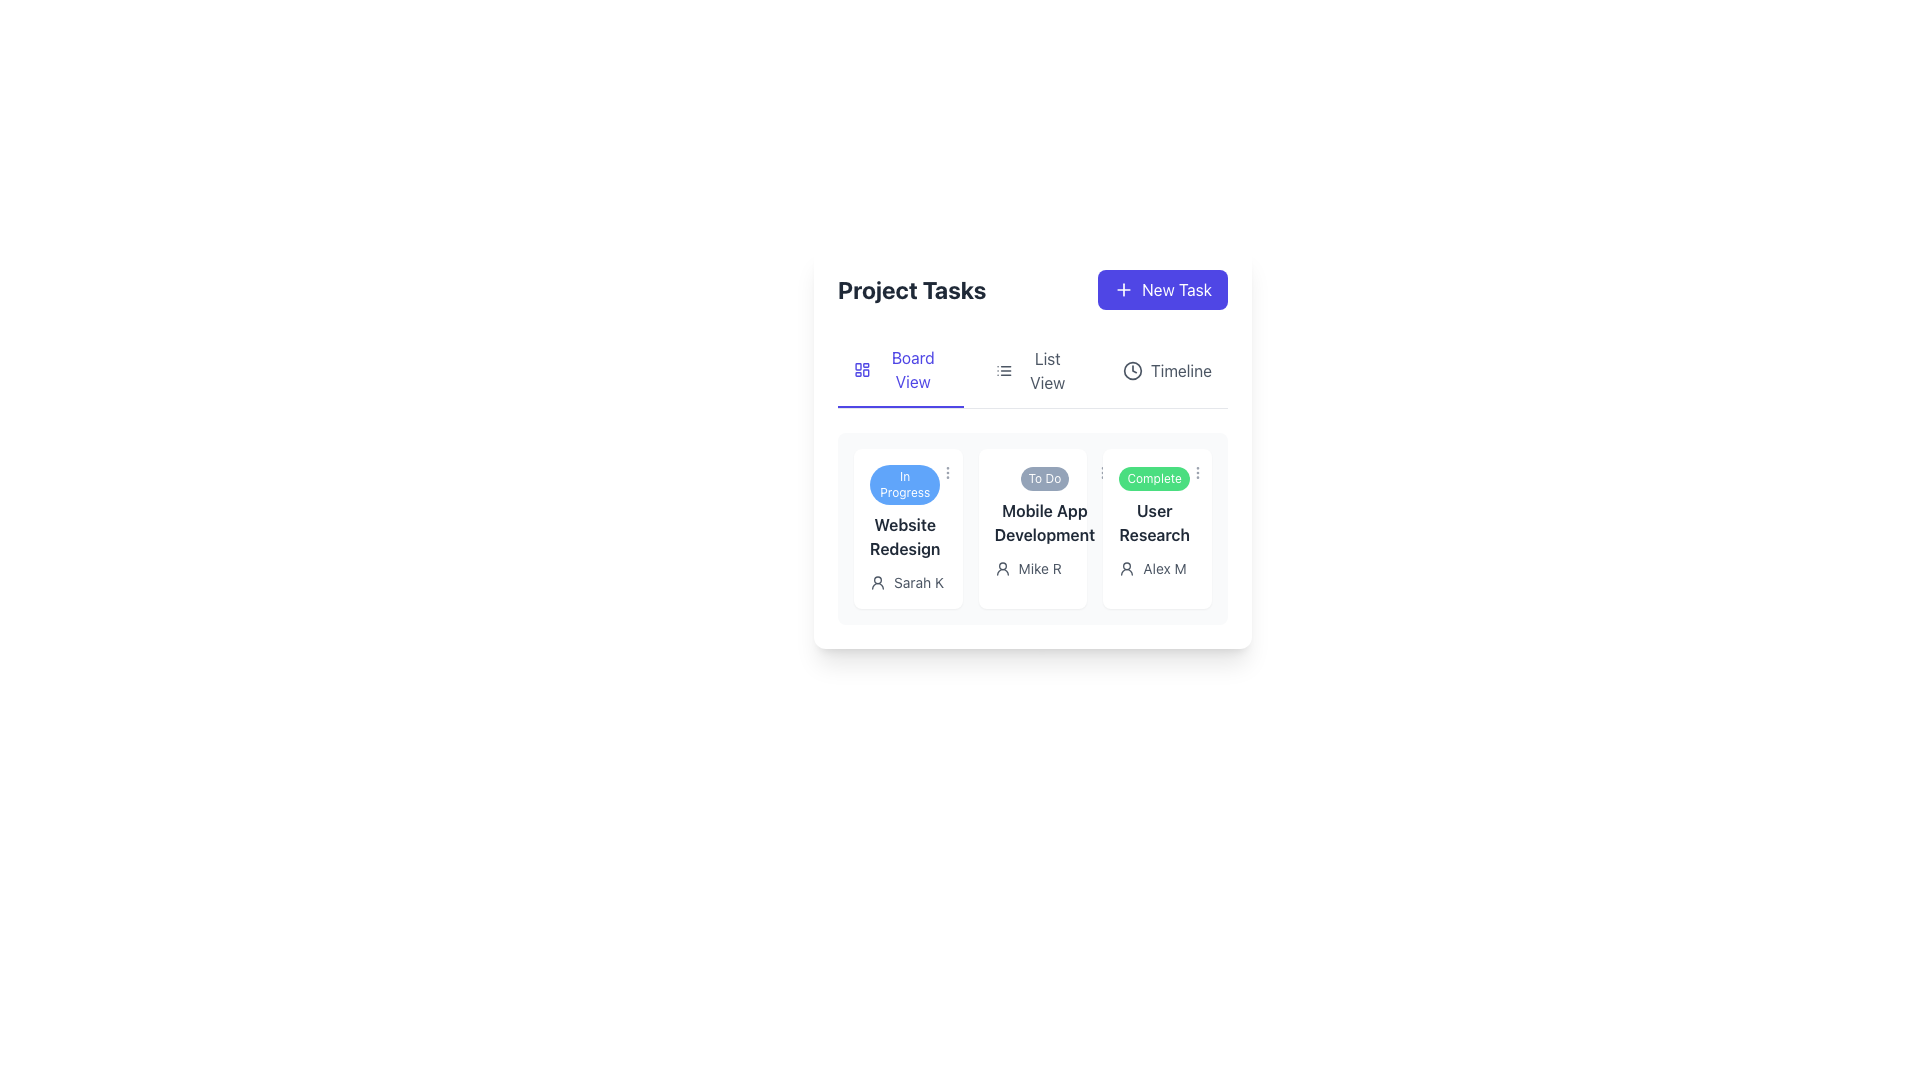  I want to click on the text label indicating functionality or context of the associated interface element, located to the right of the clock icon, so click(1181, 370).